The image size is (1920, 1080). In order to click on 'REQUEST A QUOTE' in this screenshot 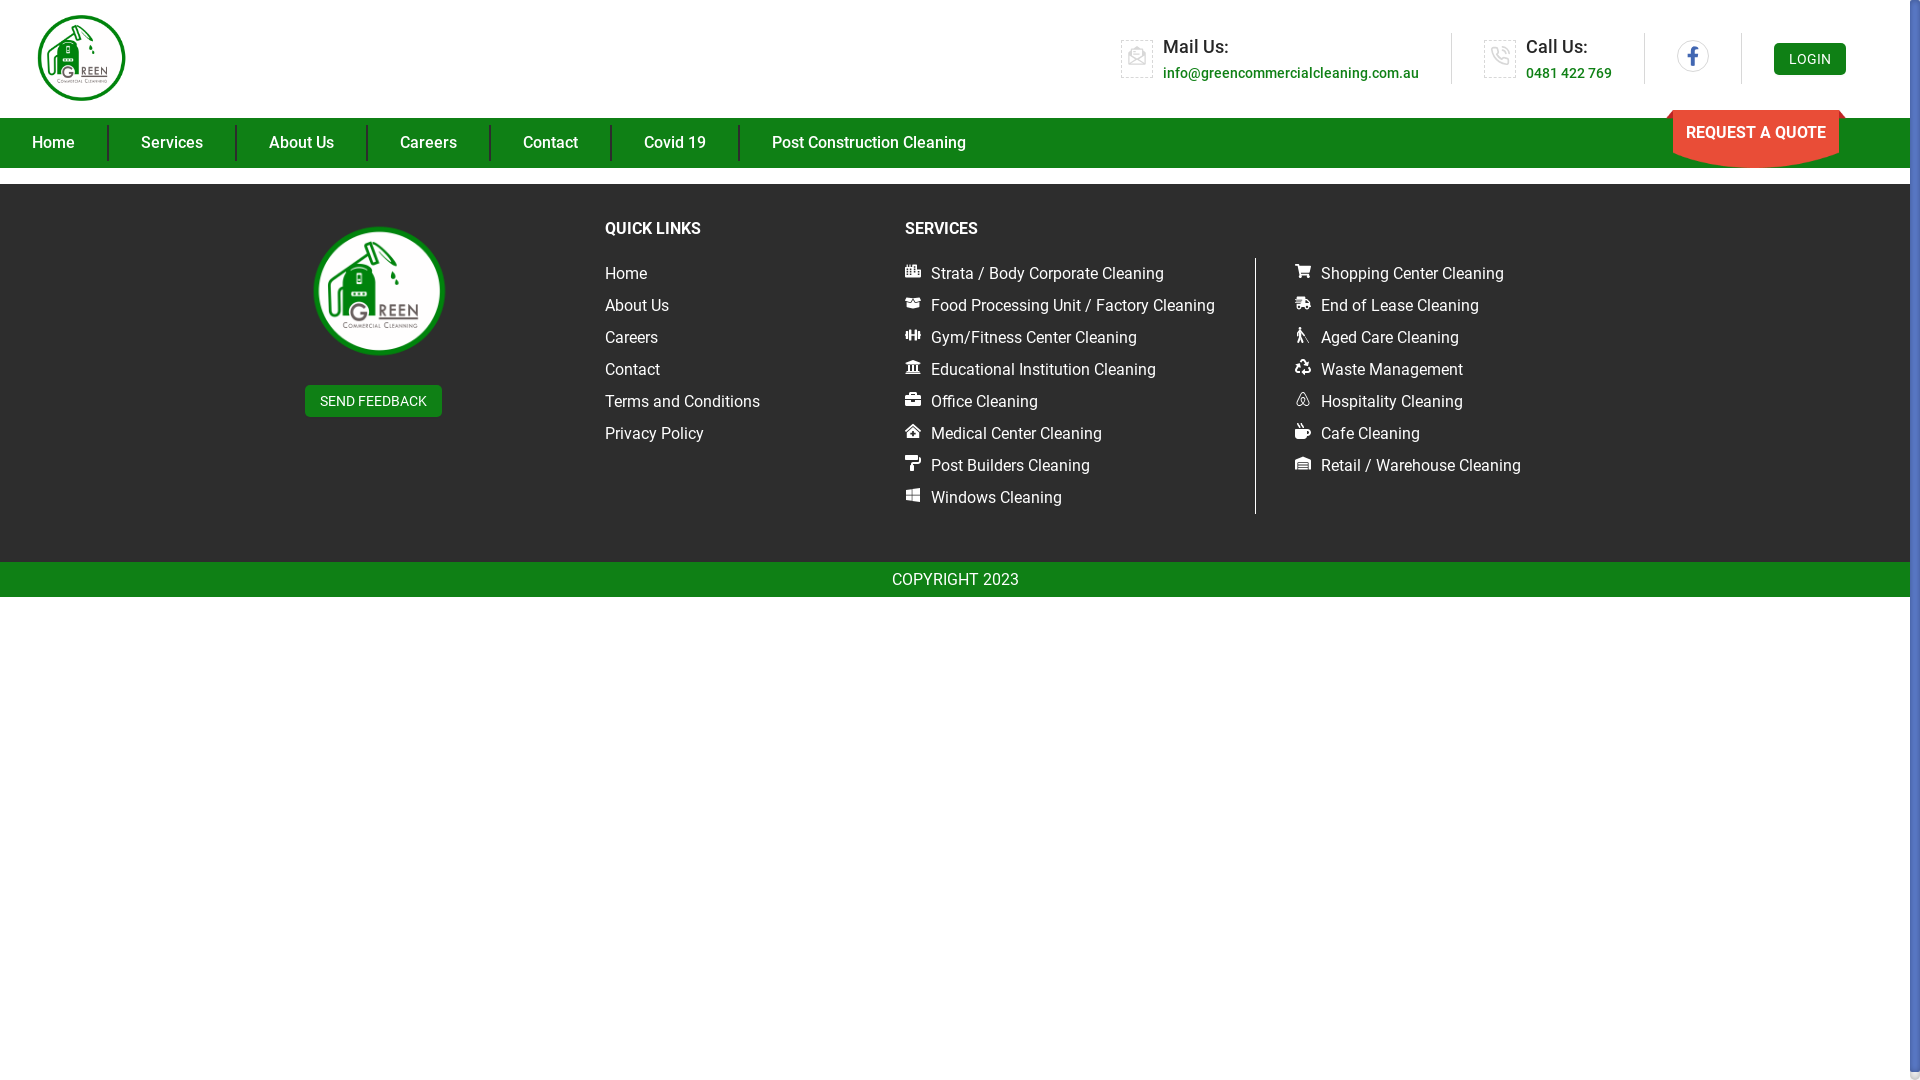, I will do `click(1755, 132)`.